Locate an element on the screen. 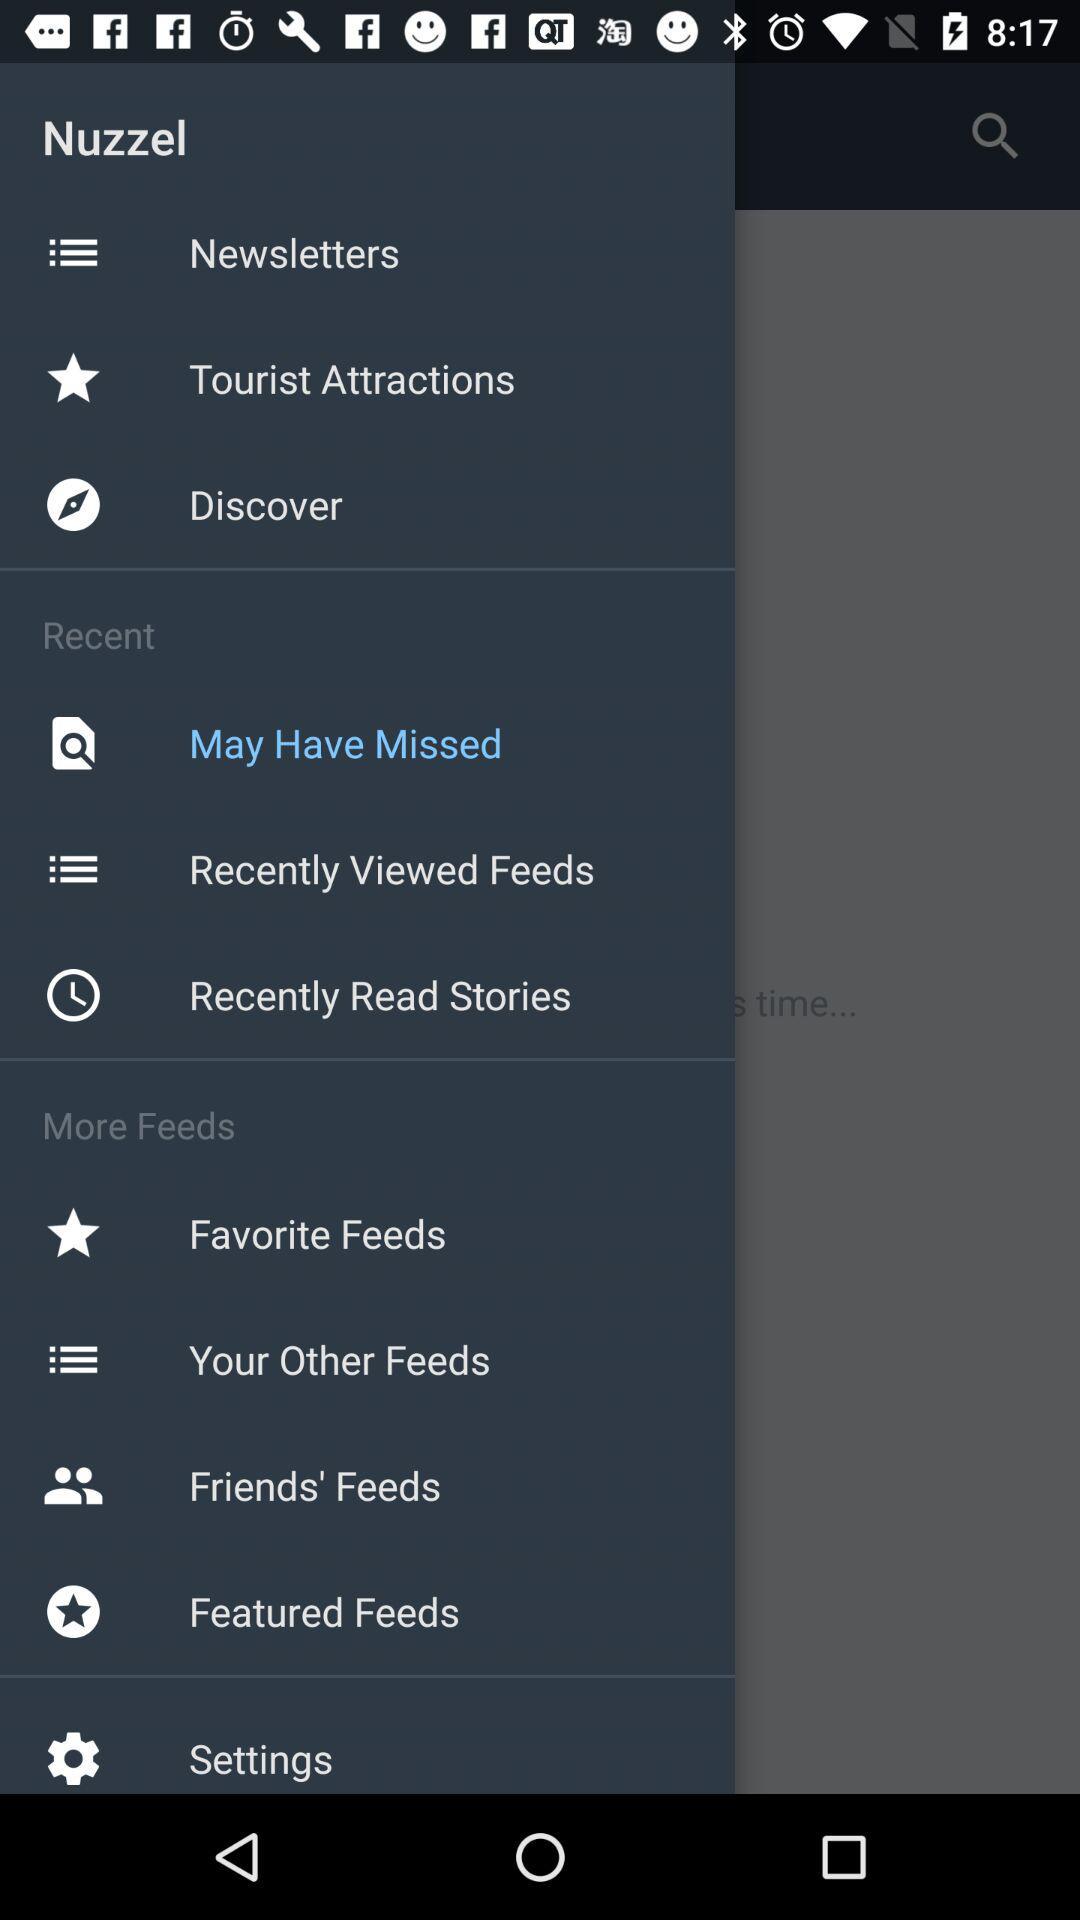 The height and width of the screenshot is (1920, 1080). the icon favorite feeds is located at coordinates (72, 1232).